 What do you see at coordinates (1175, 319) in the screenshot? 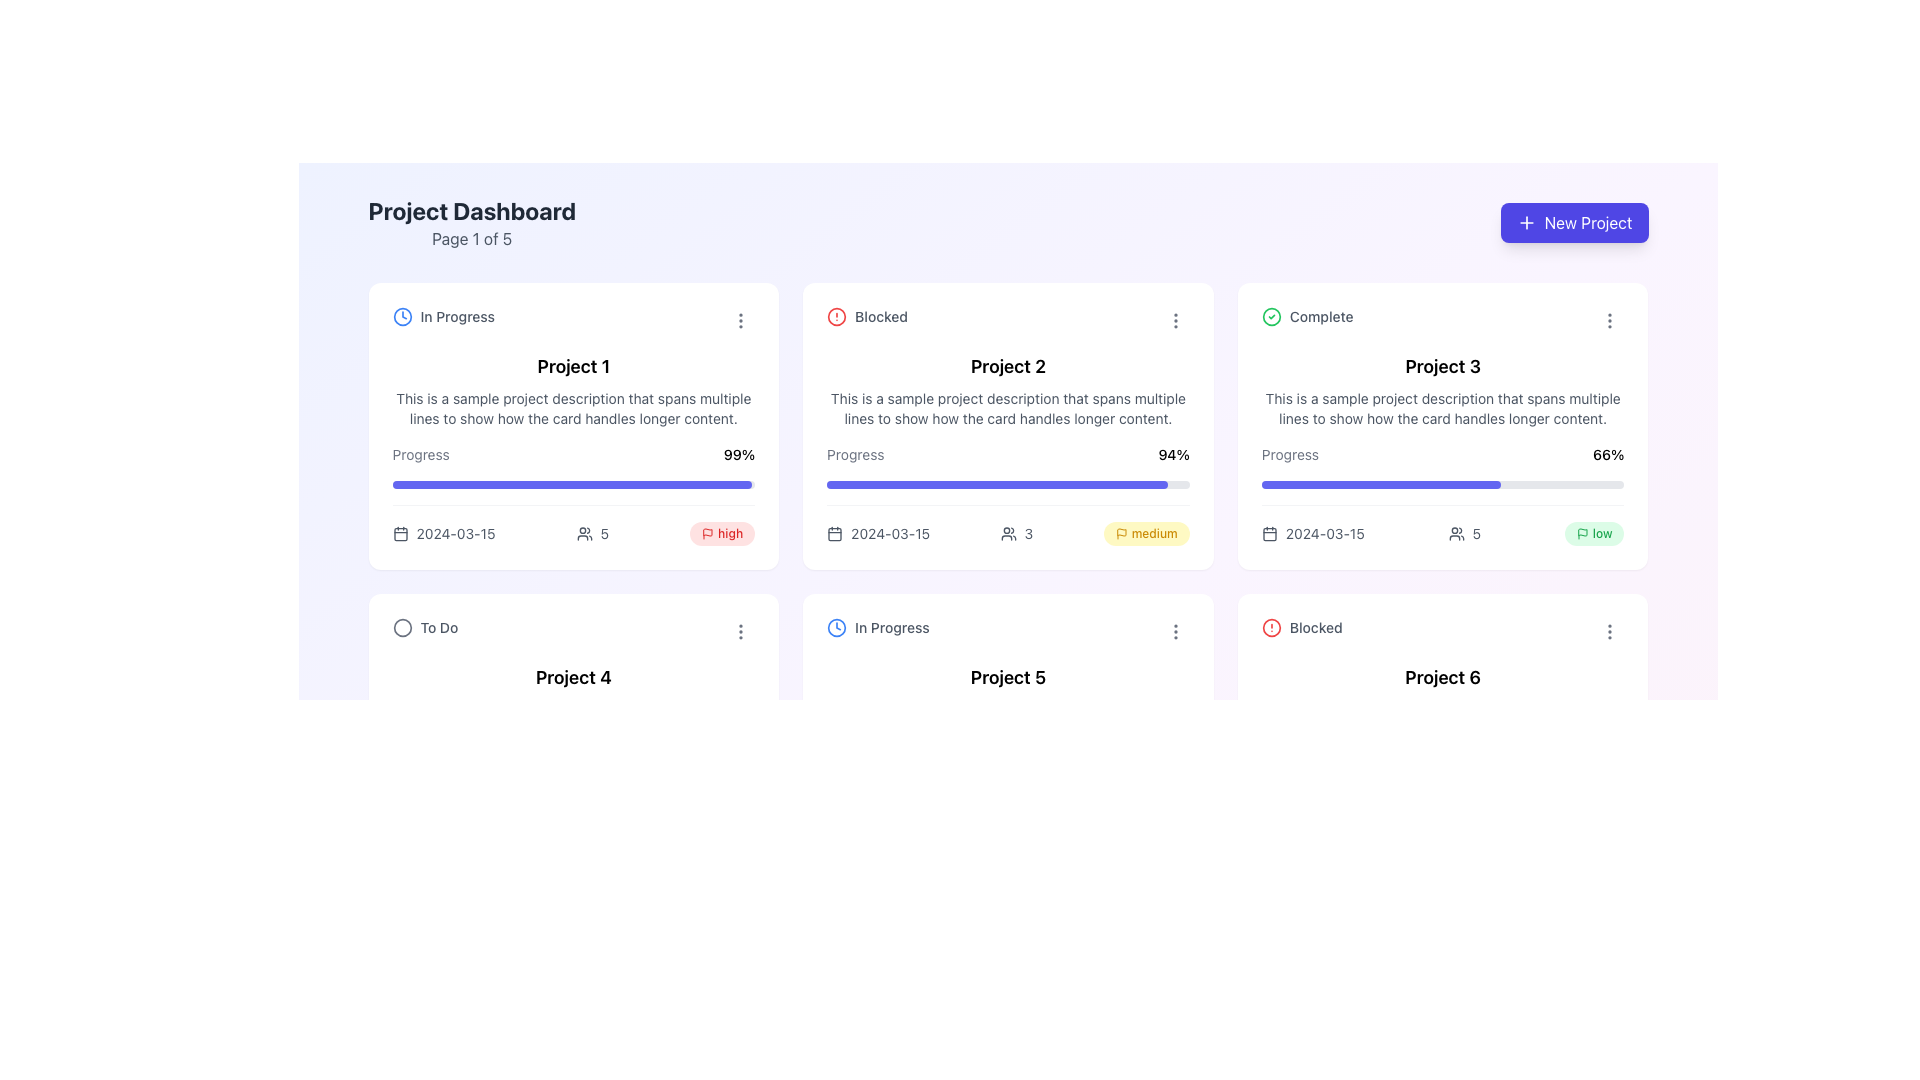
I see `the circular button with a vertical ellipsis icon located at the top-right corner of the 'Project 2' card` at bounding box center [1175, 319].